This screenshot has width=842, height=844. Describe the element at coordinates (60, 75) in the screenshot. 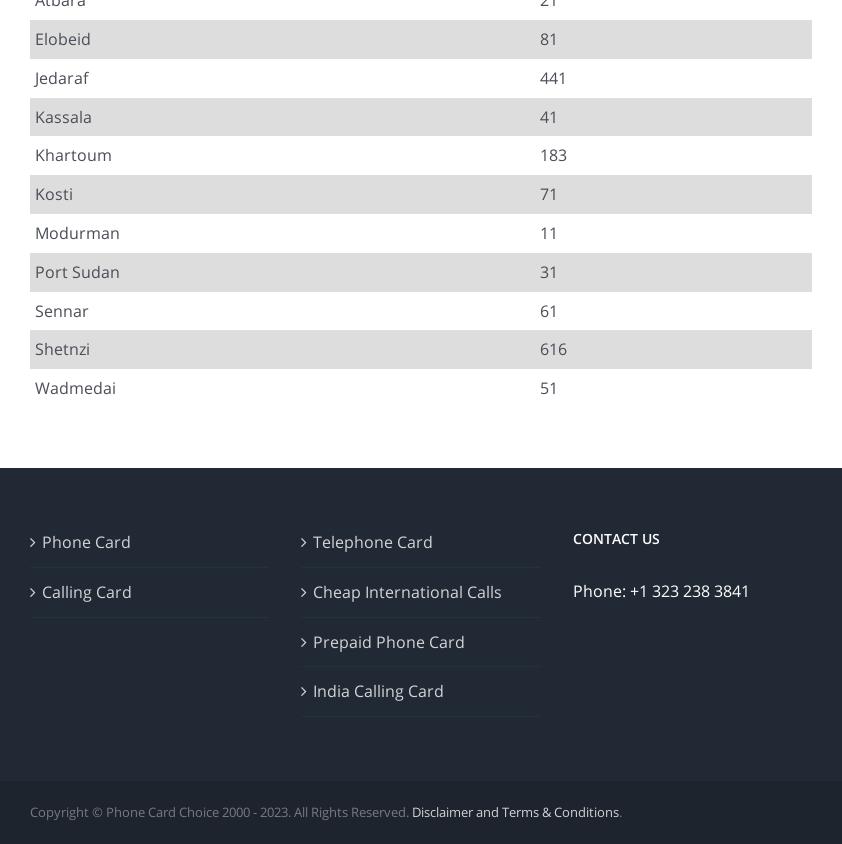

I see `'Jedaraf'` at that location.